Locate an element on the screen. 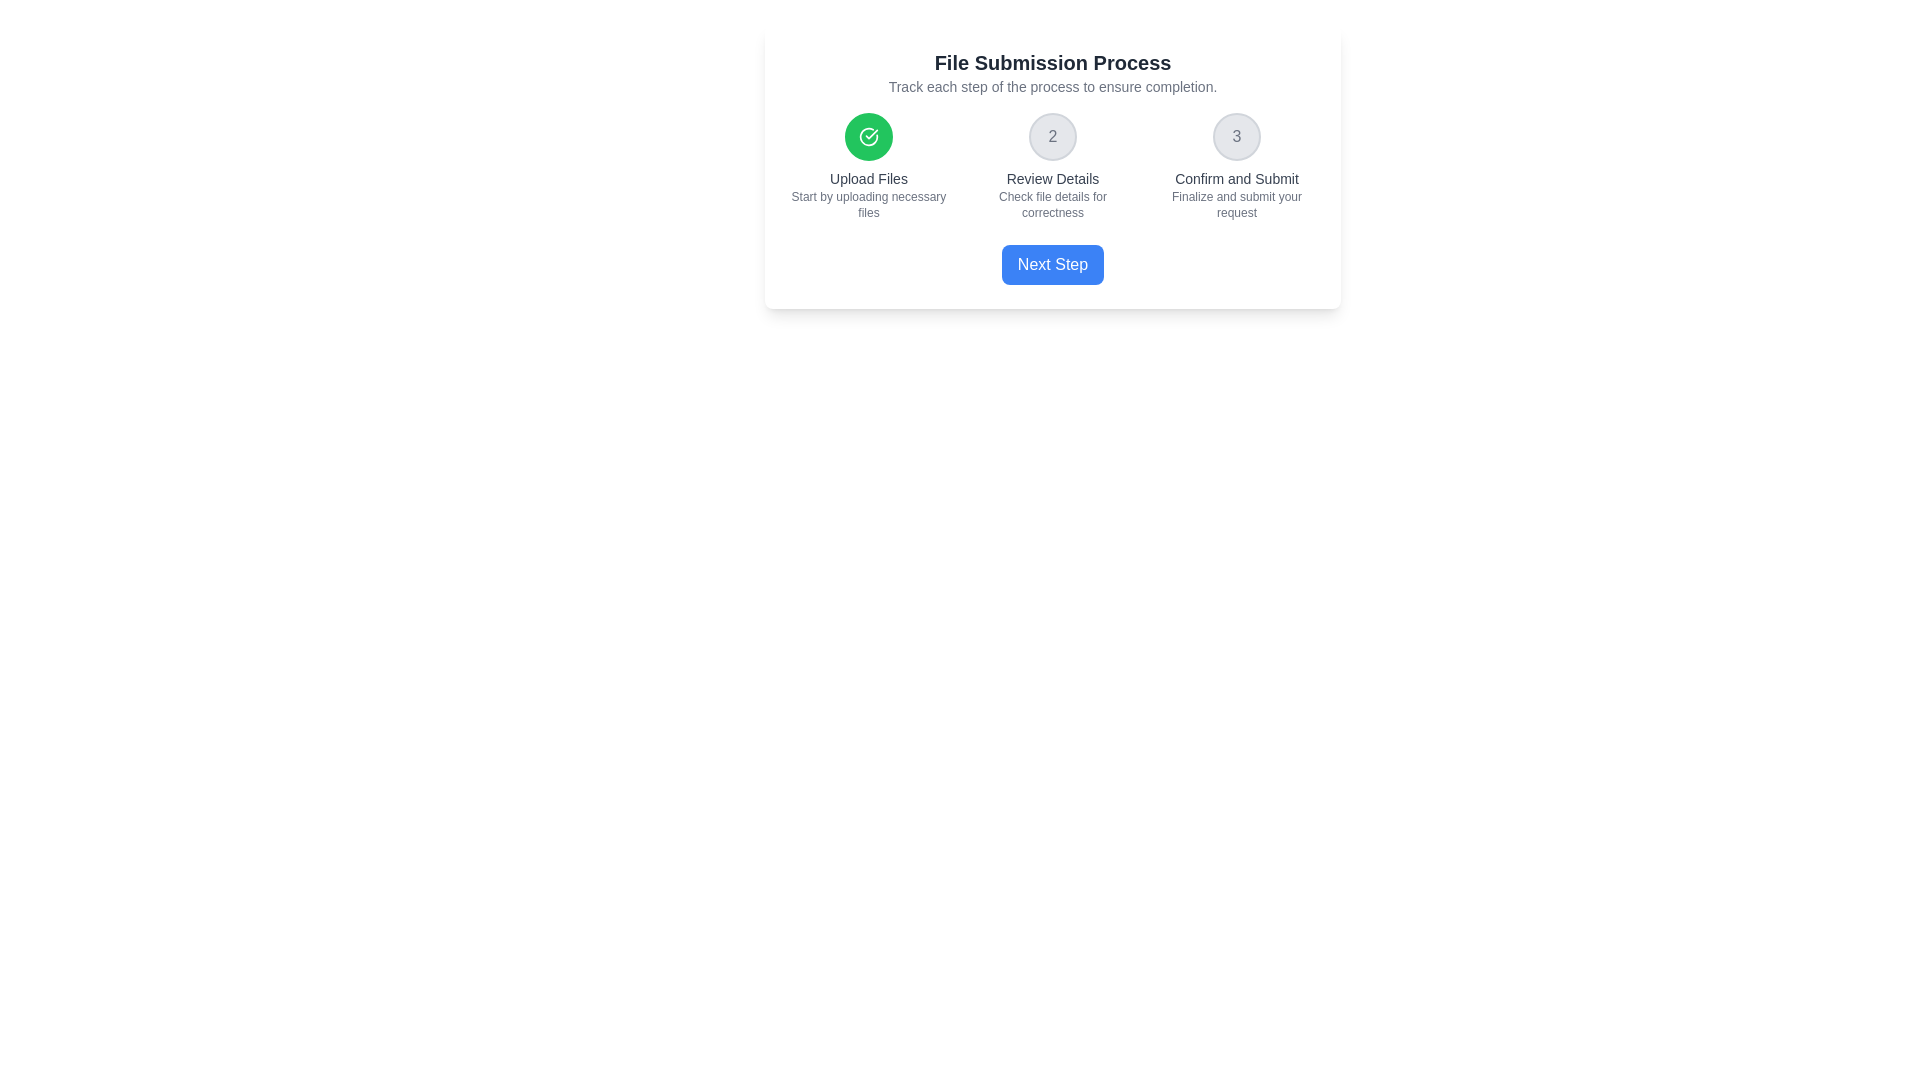 The height and width of the screenshot is (1080, 1920). the instructional Text Label located beneath the 'Upload Files' text and centrally aligned with a green circular icon containing a checkmark is located at coordinates (868, 204).